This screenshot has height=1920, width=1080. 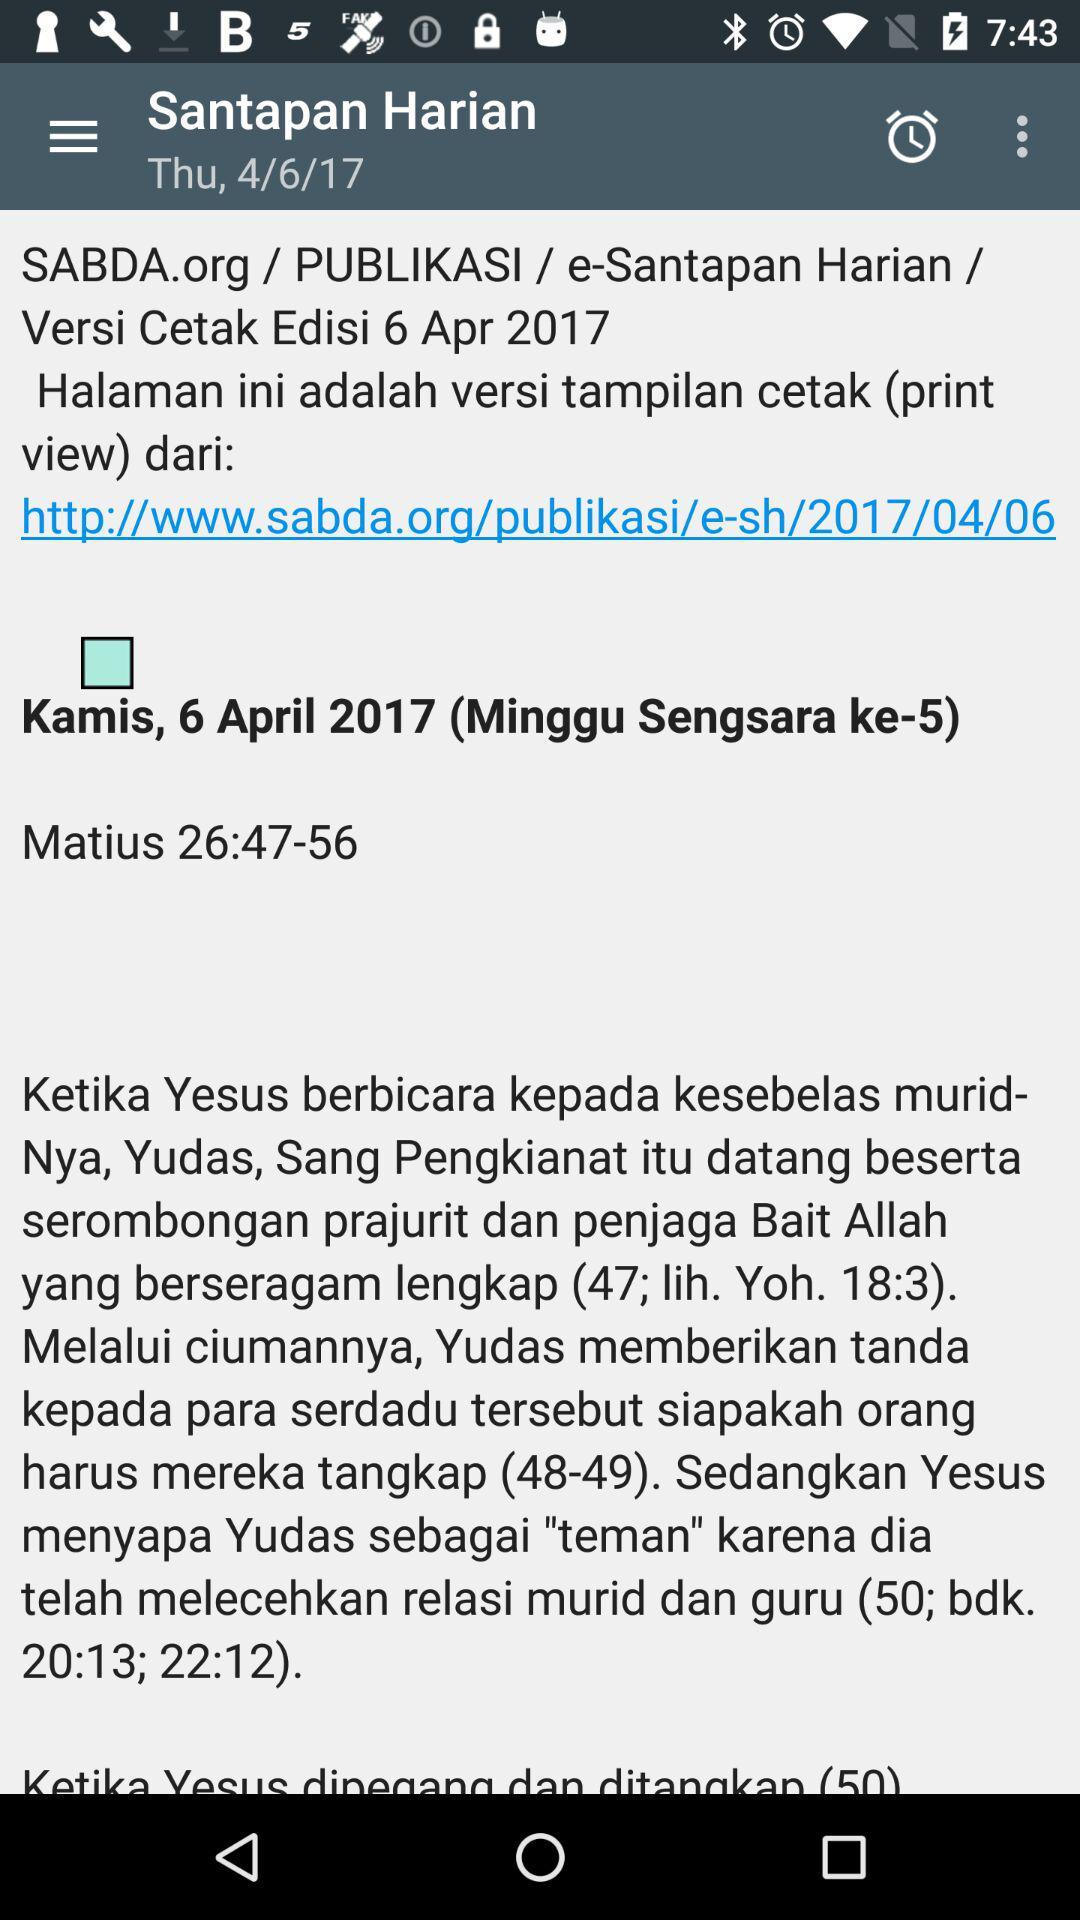 I want to click on the sabda org publikasi icon, so click(x=540, y=1002).